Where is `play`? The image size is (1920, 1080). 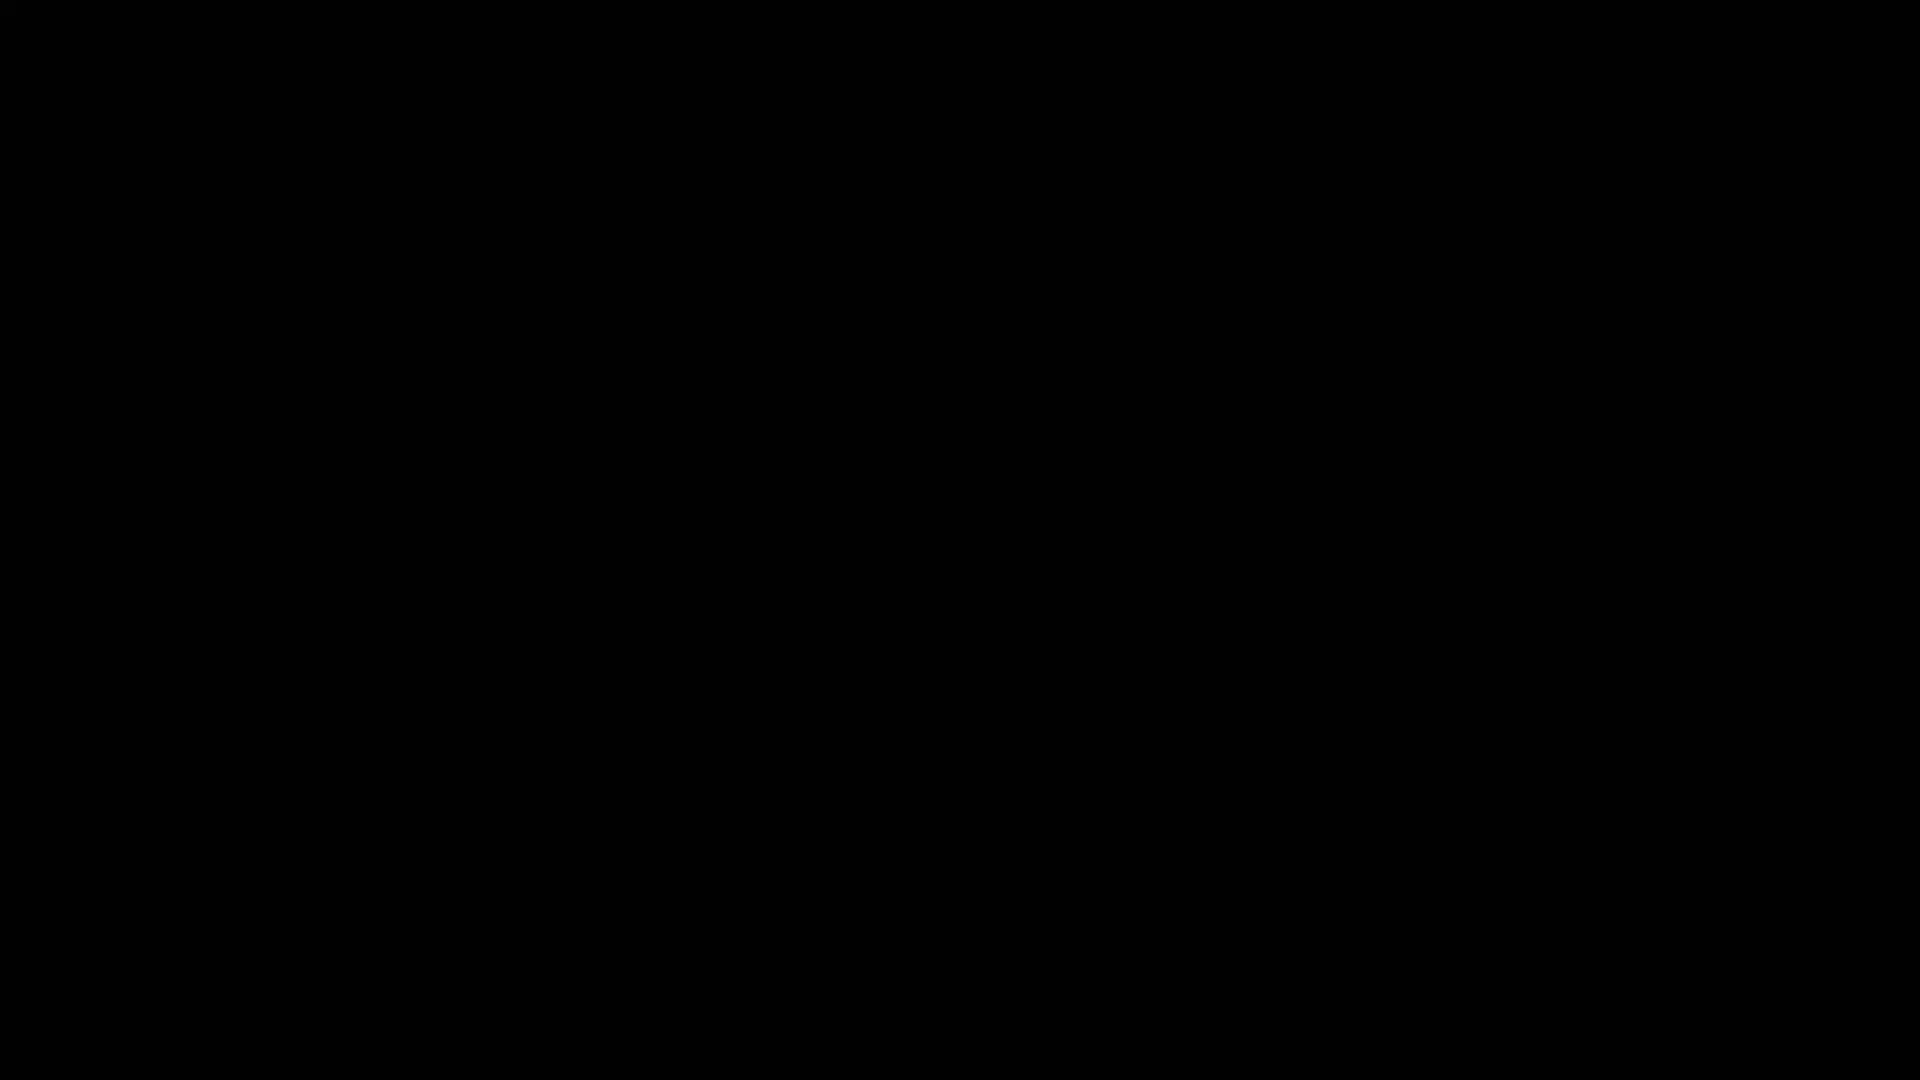 play is located at coordinates (48, 1023).